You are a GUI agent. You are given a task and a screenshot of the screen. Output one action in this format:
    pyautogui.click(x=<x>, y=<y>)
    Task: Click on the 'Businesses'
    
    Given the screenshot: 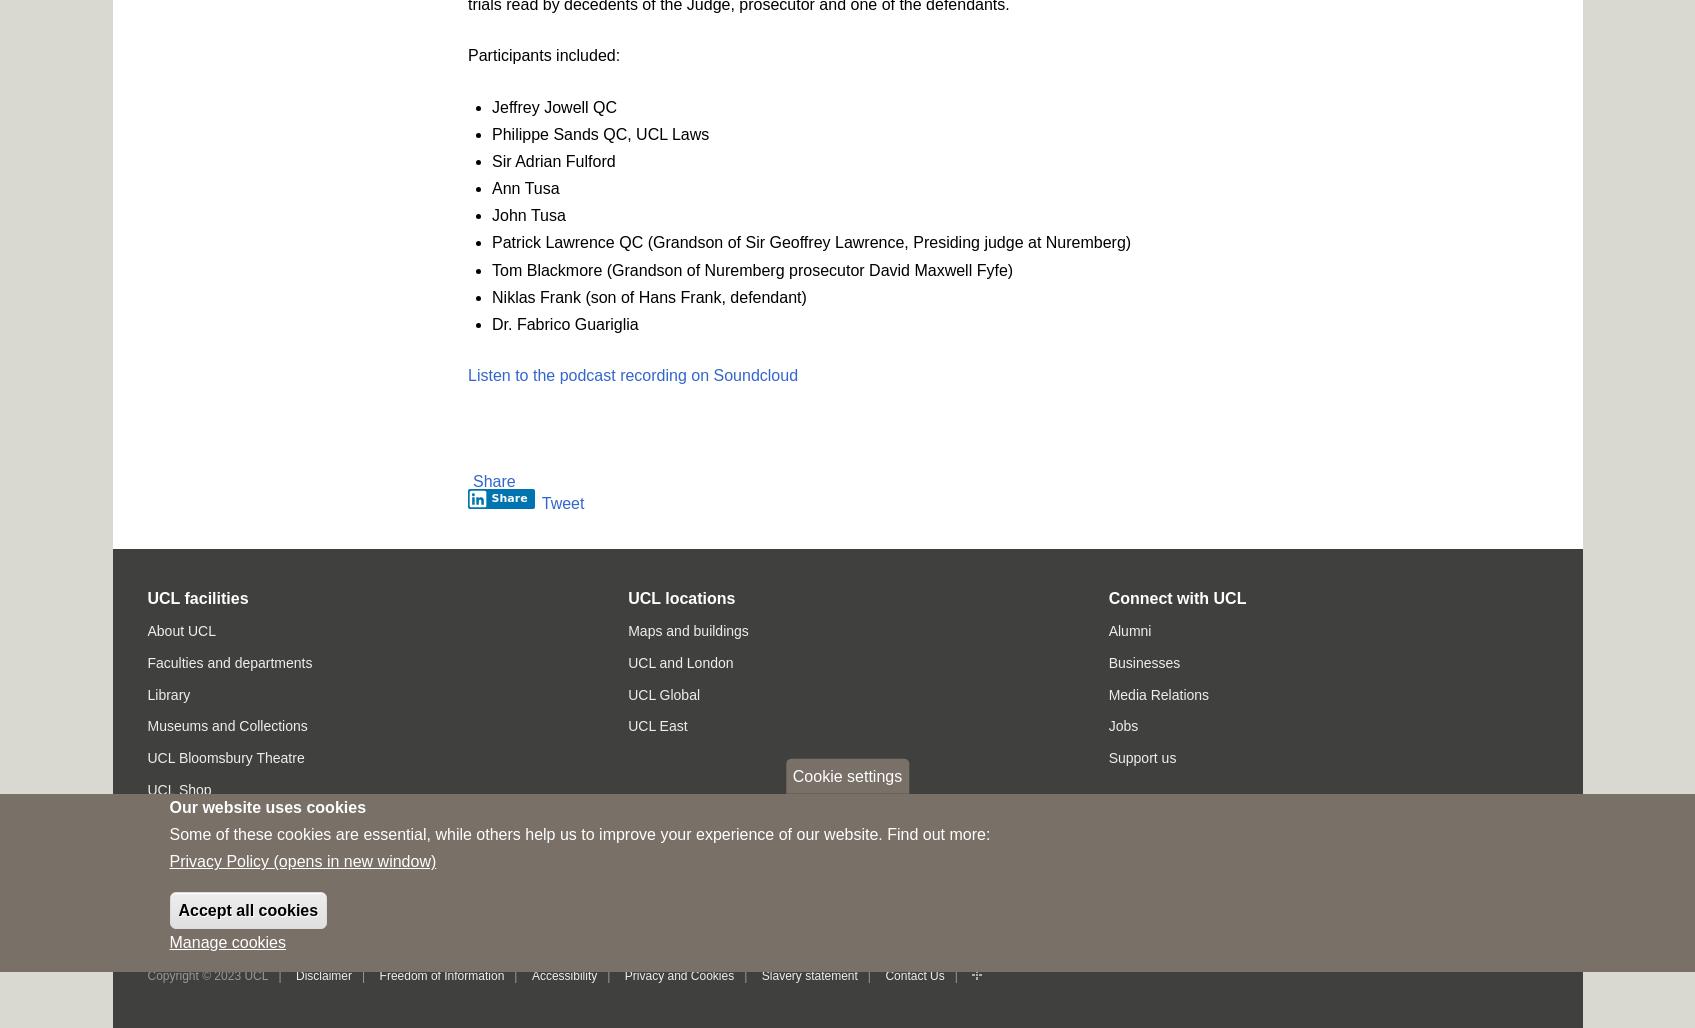 What is the action you would take?
    pyautogui.click(x=1142, y=662)
    